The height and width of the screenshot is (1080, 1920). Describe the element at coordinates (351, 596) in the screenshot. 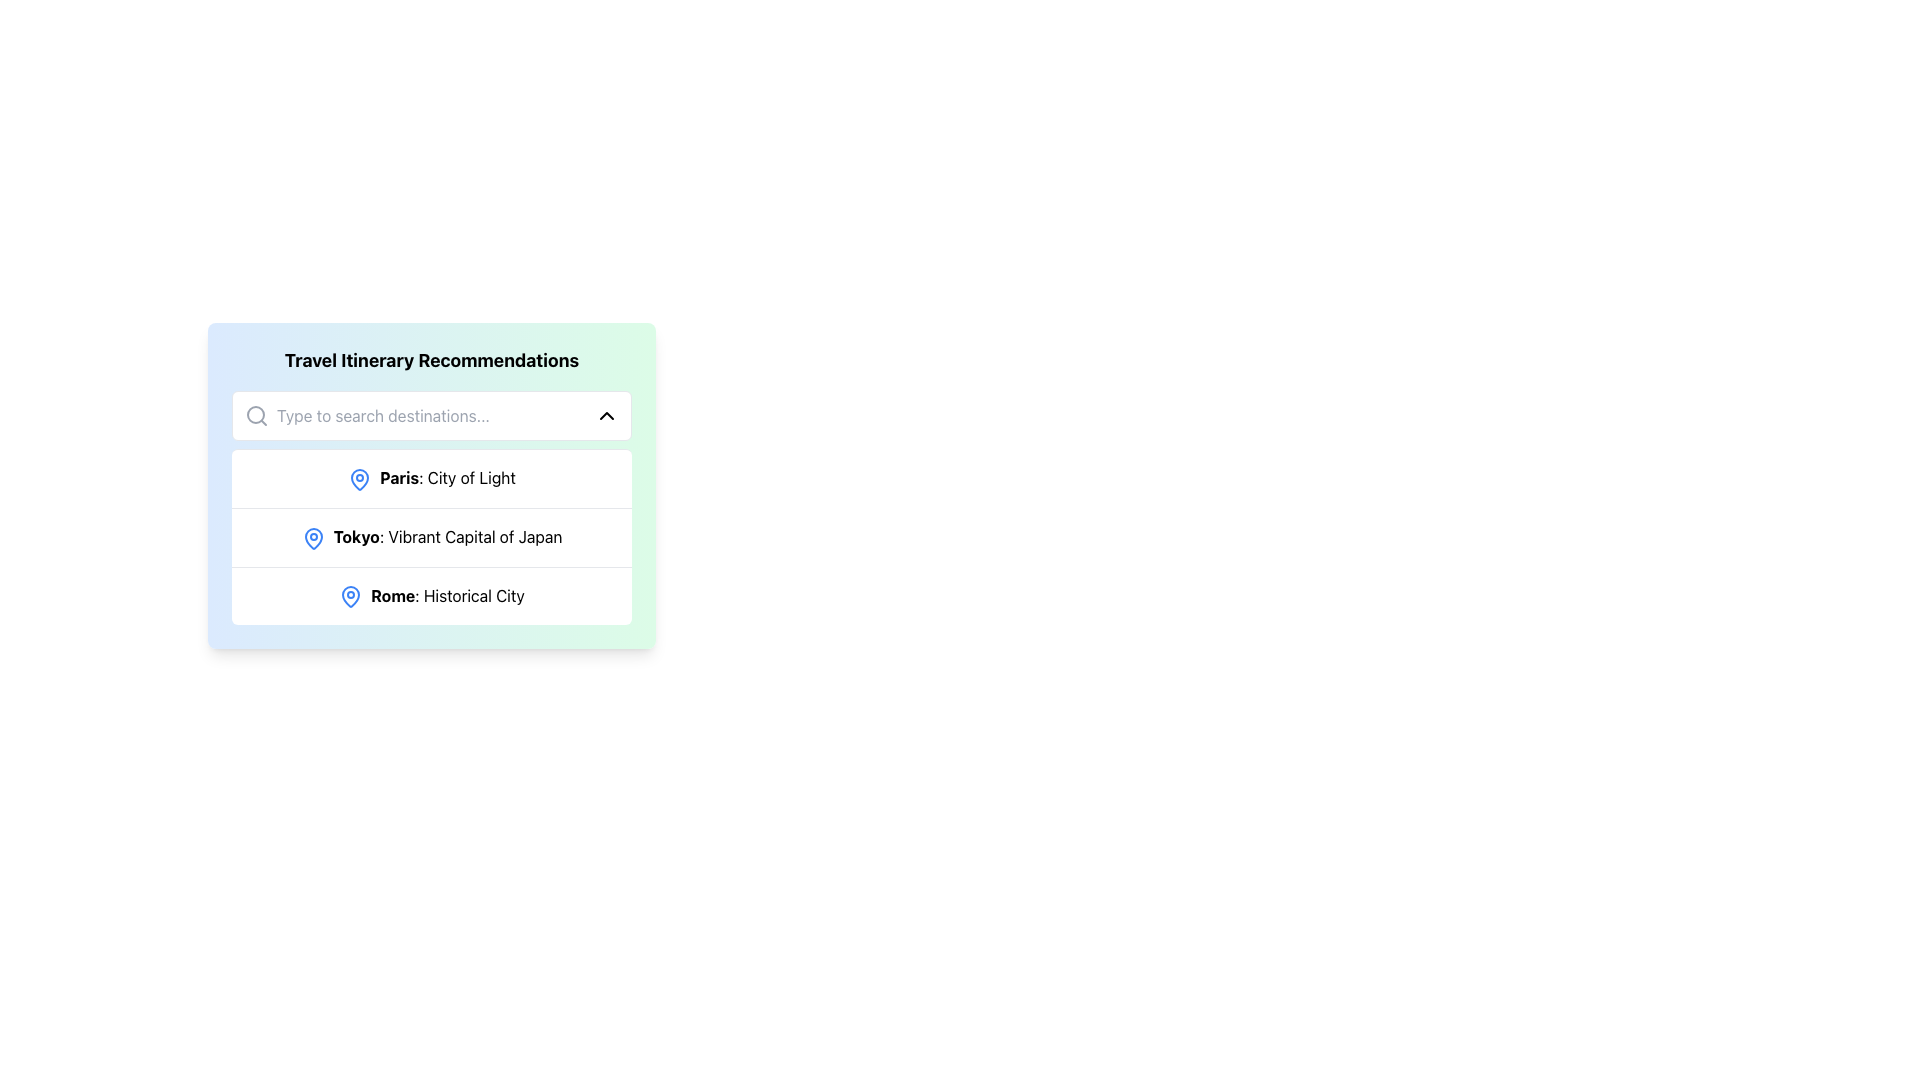

I see `the geographic location icon representing 'Rome: Historical City' in the 'Travel Itinerary Recommendations' section` at that location.